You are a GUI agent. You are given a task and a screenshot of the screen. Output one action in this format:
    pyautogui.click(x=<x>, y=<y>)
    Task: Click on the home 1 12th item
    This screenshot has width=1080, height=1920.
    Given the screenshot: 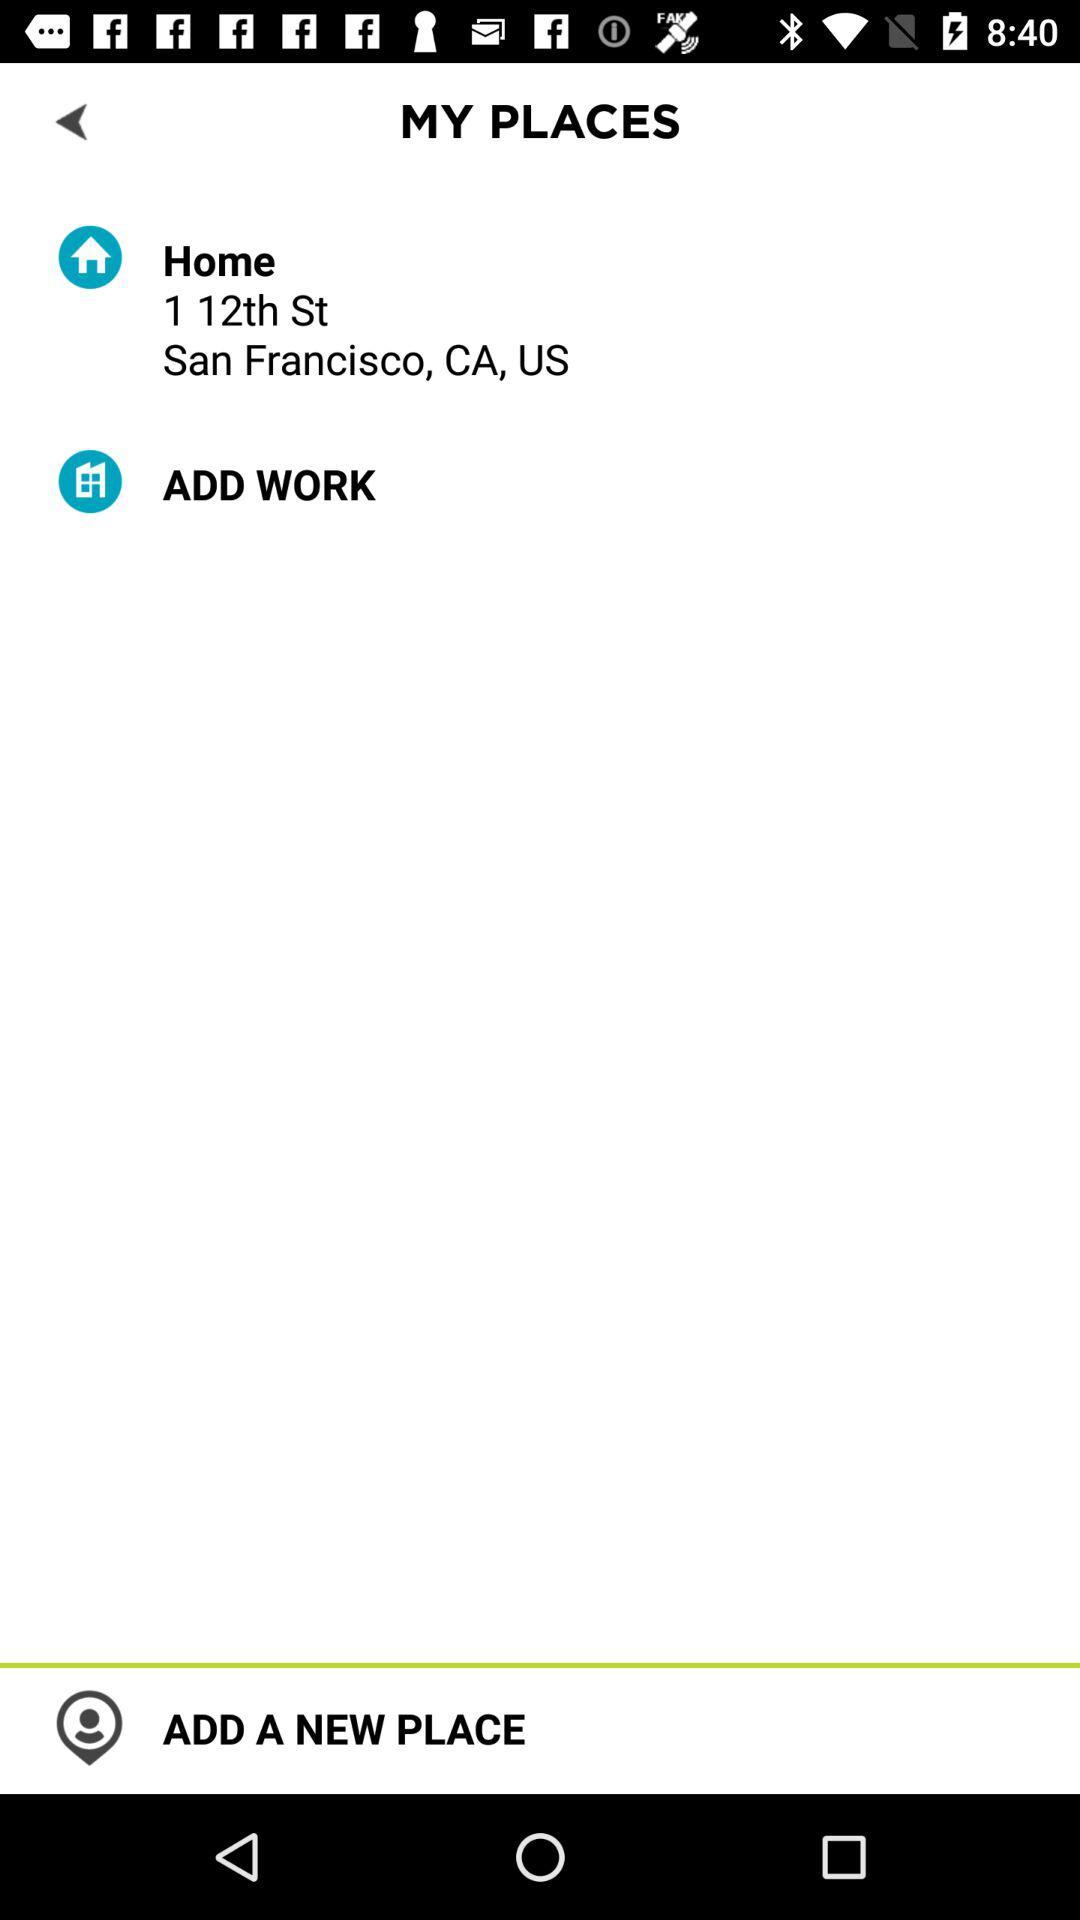 What is the action you would take?
    pyautogui.click(x=366, y=307)
    